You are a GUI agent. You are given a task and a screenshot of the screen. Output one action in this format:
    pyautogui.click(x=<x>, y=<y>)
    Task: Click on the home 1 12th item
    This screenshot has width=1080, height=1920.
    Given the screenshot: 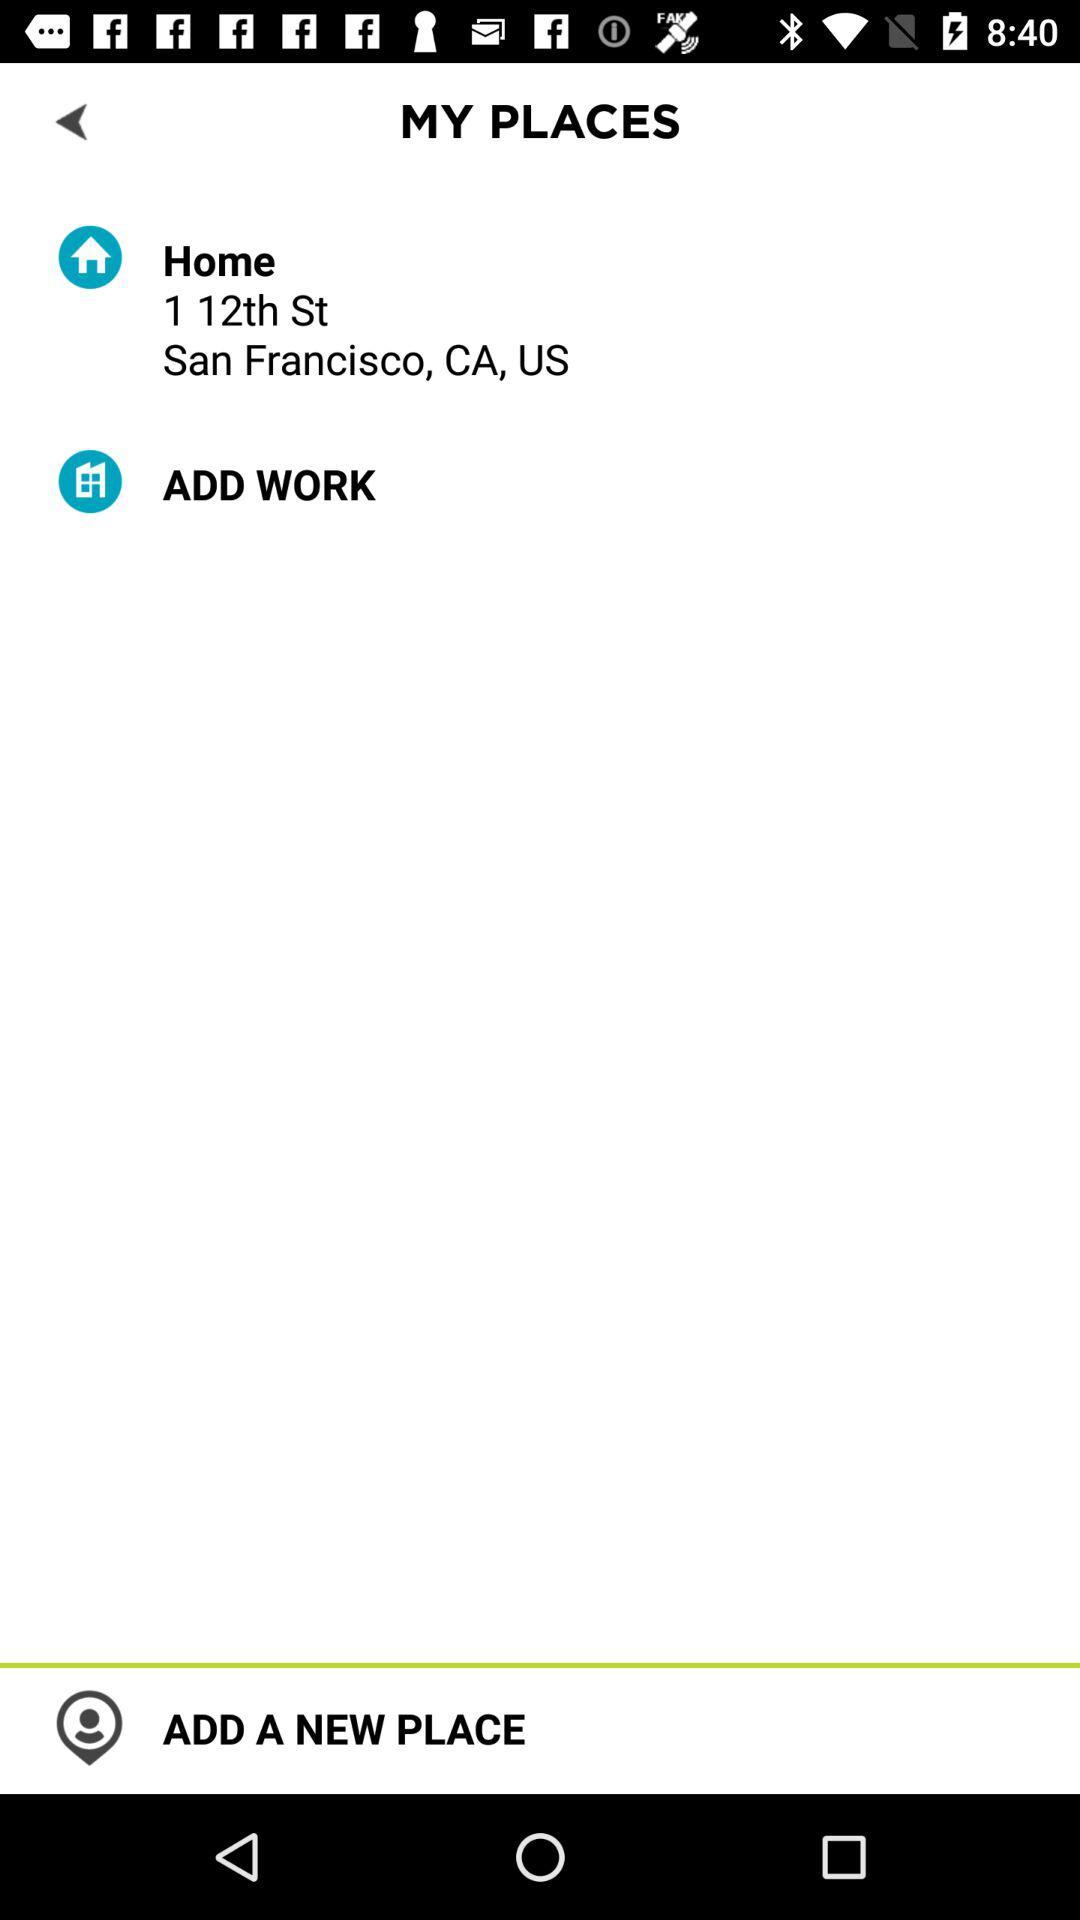 What is the action you would take?
    pyautogui.click(x=366, y=307)
    